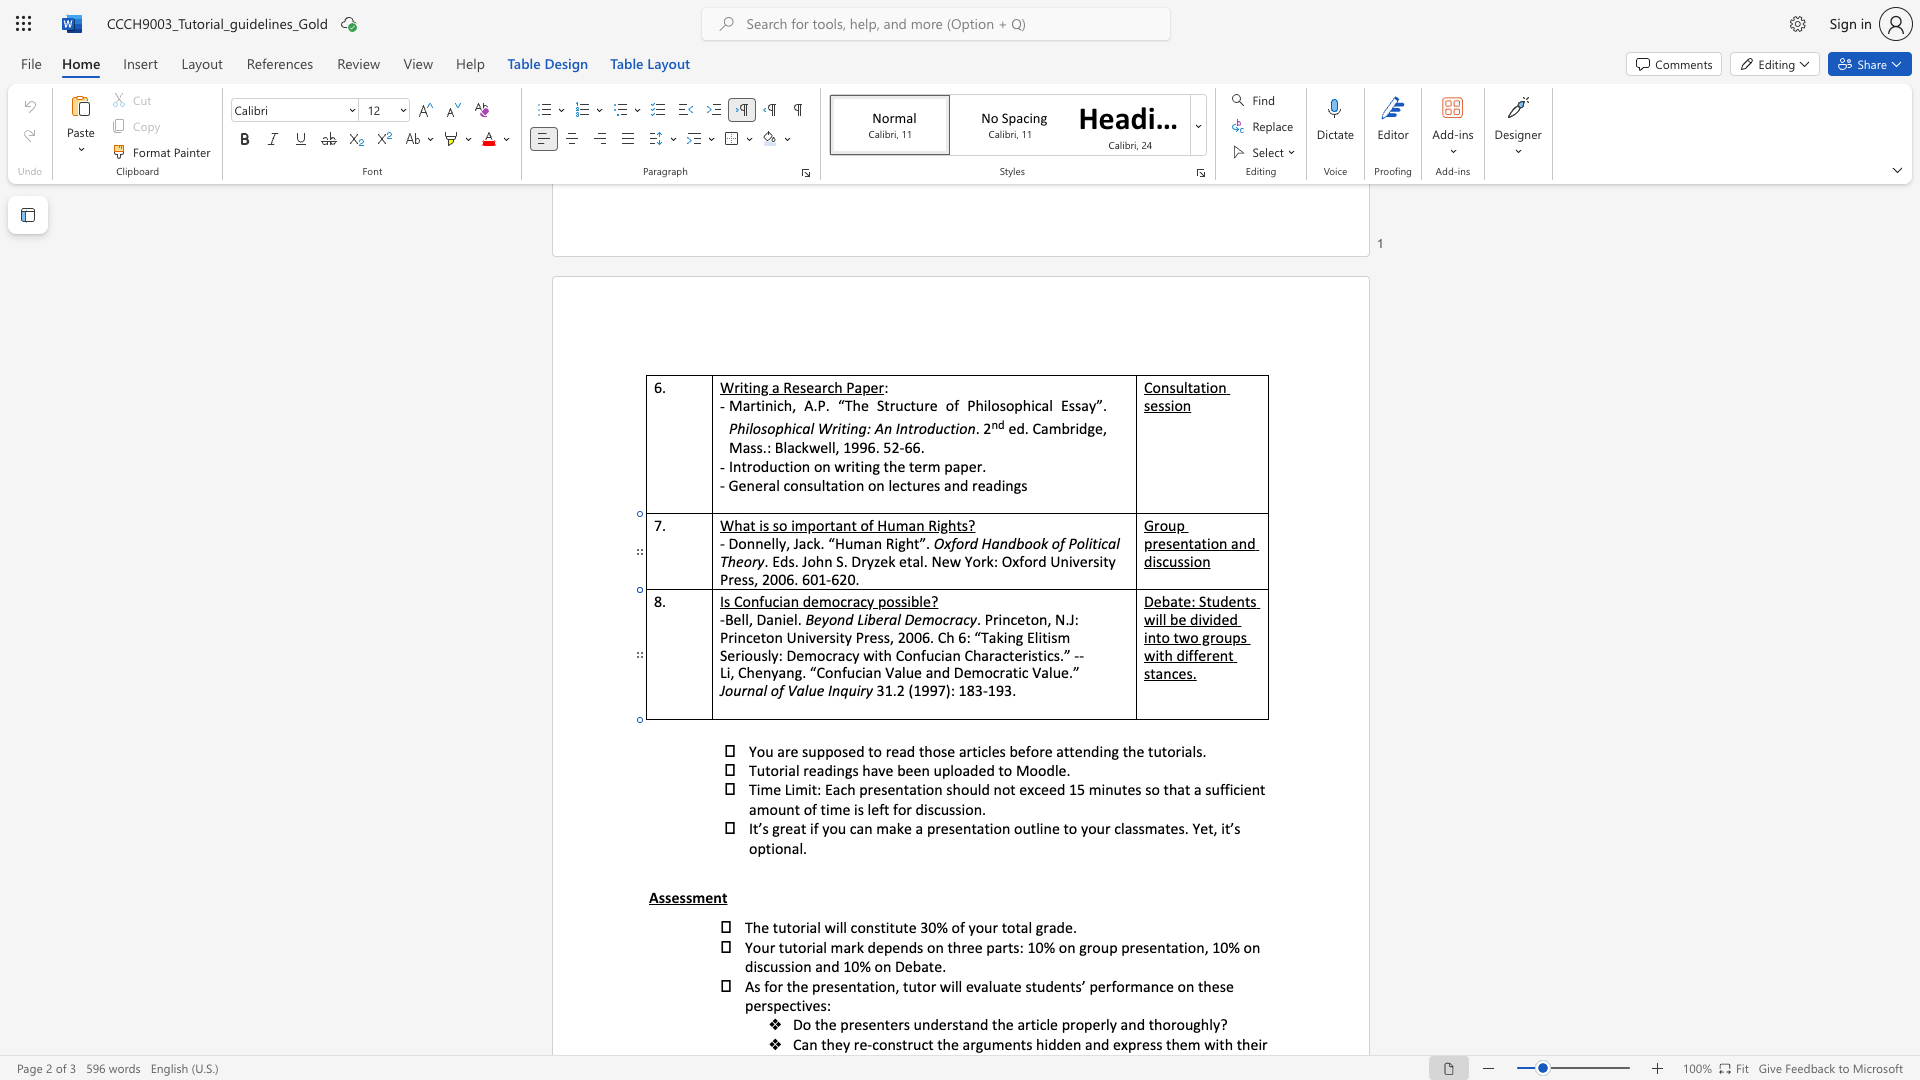  Describe the element at coordinates (880, 655) in the screenshot. I see `the 1th character "t" in the text` at that location.